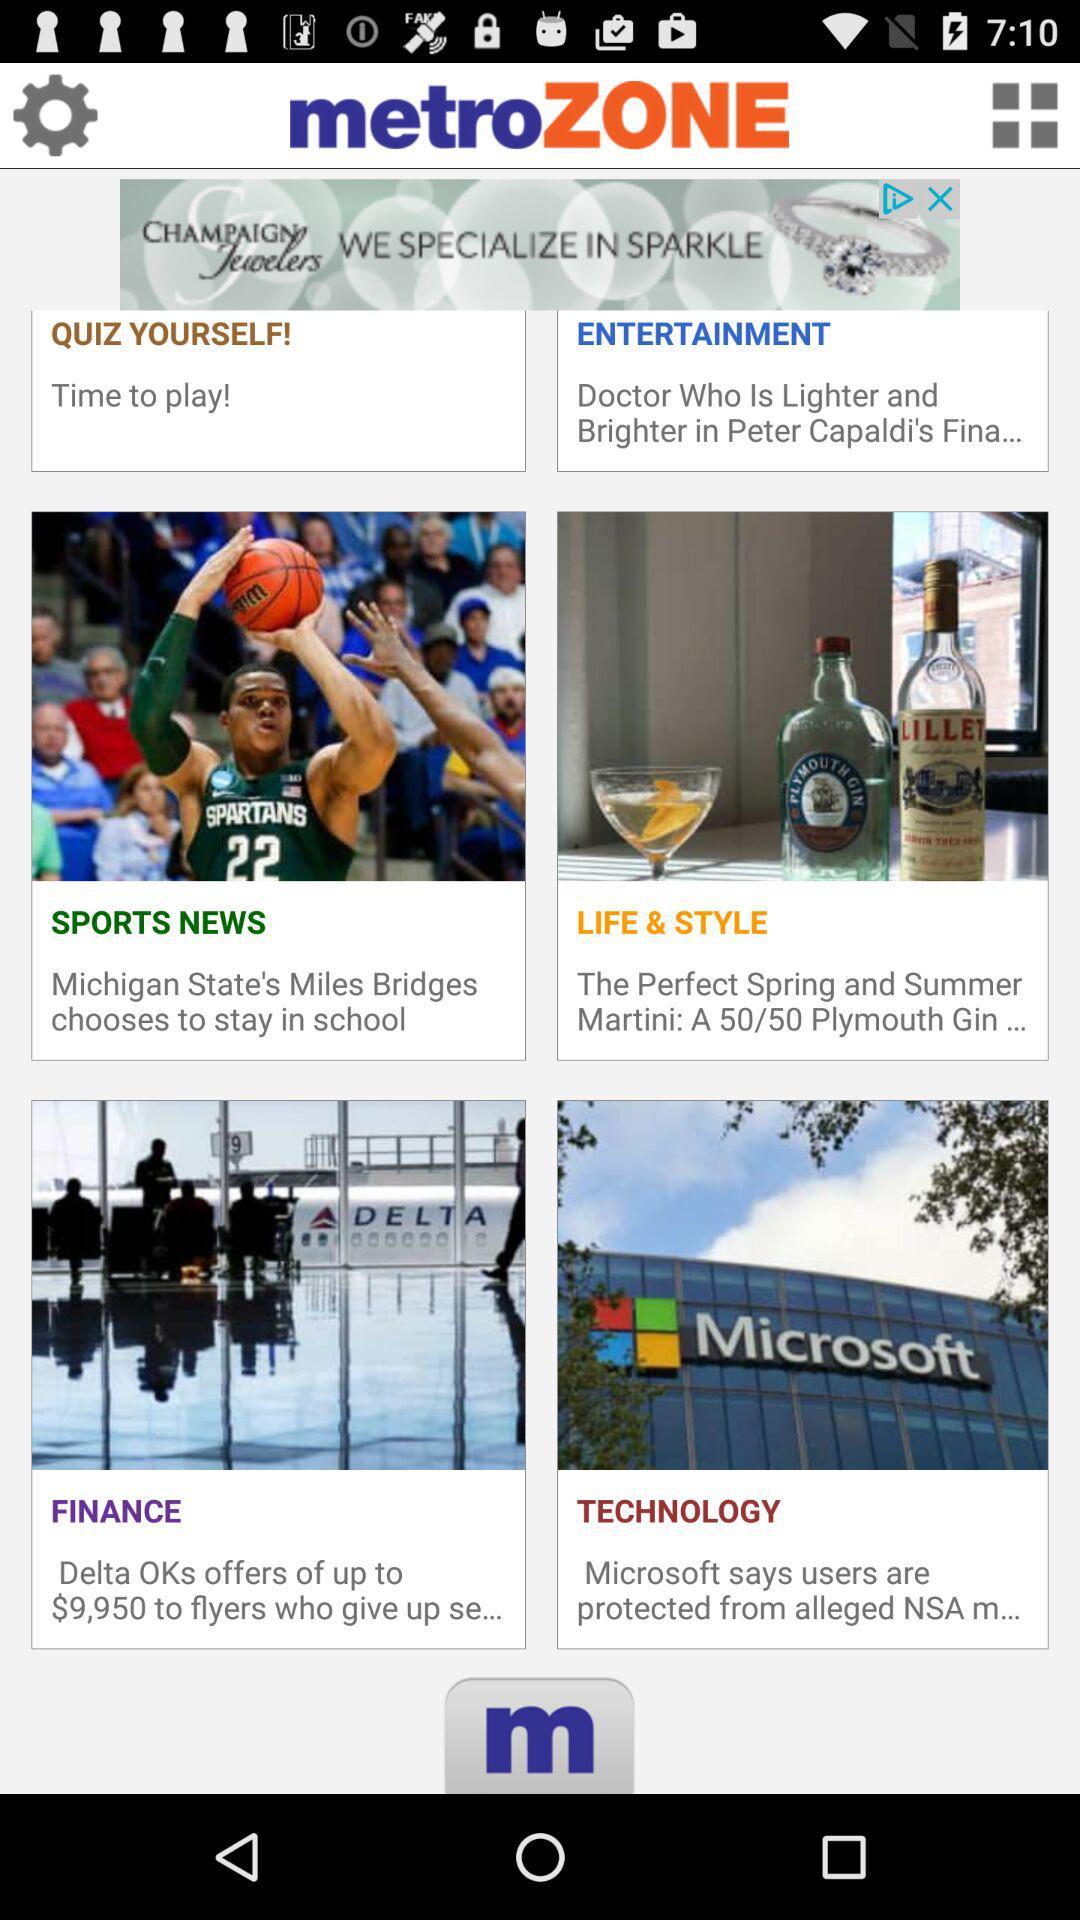  What do you see at coordinates (54, 122) in the screenshot?
I see `the settings icon` at bounding box center [54, 122].